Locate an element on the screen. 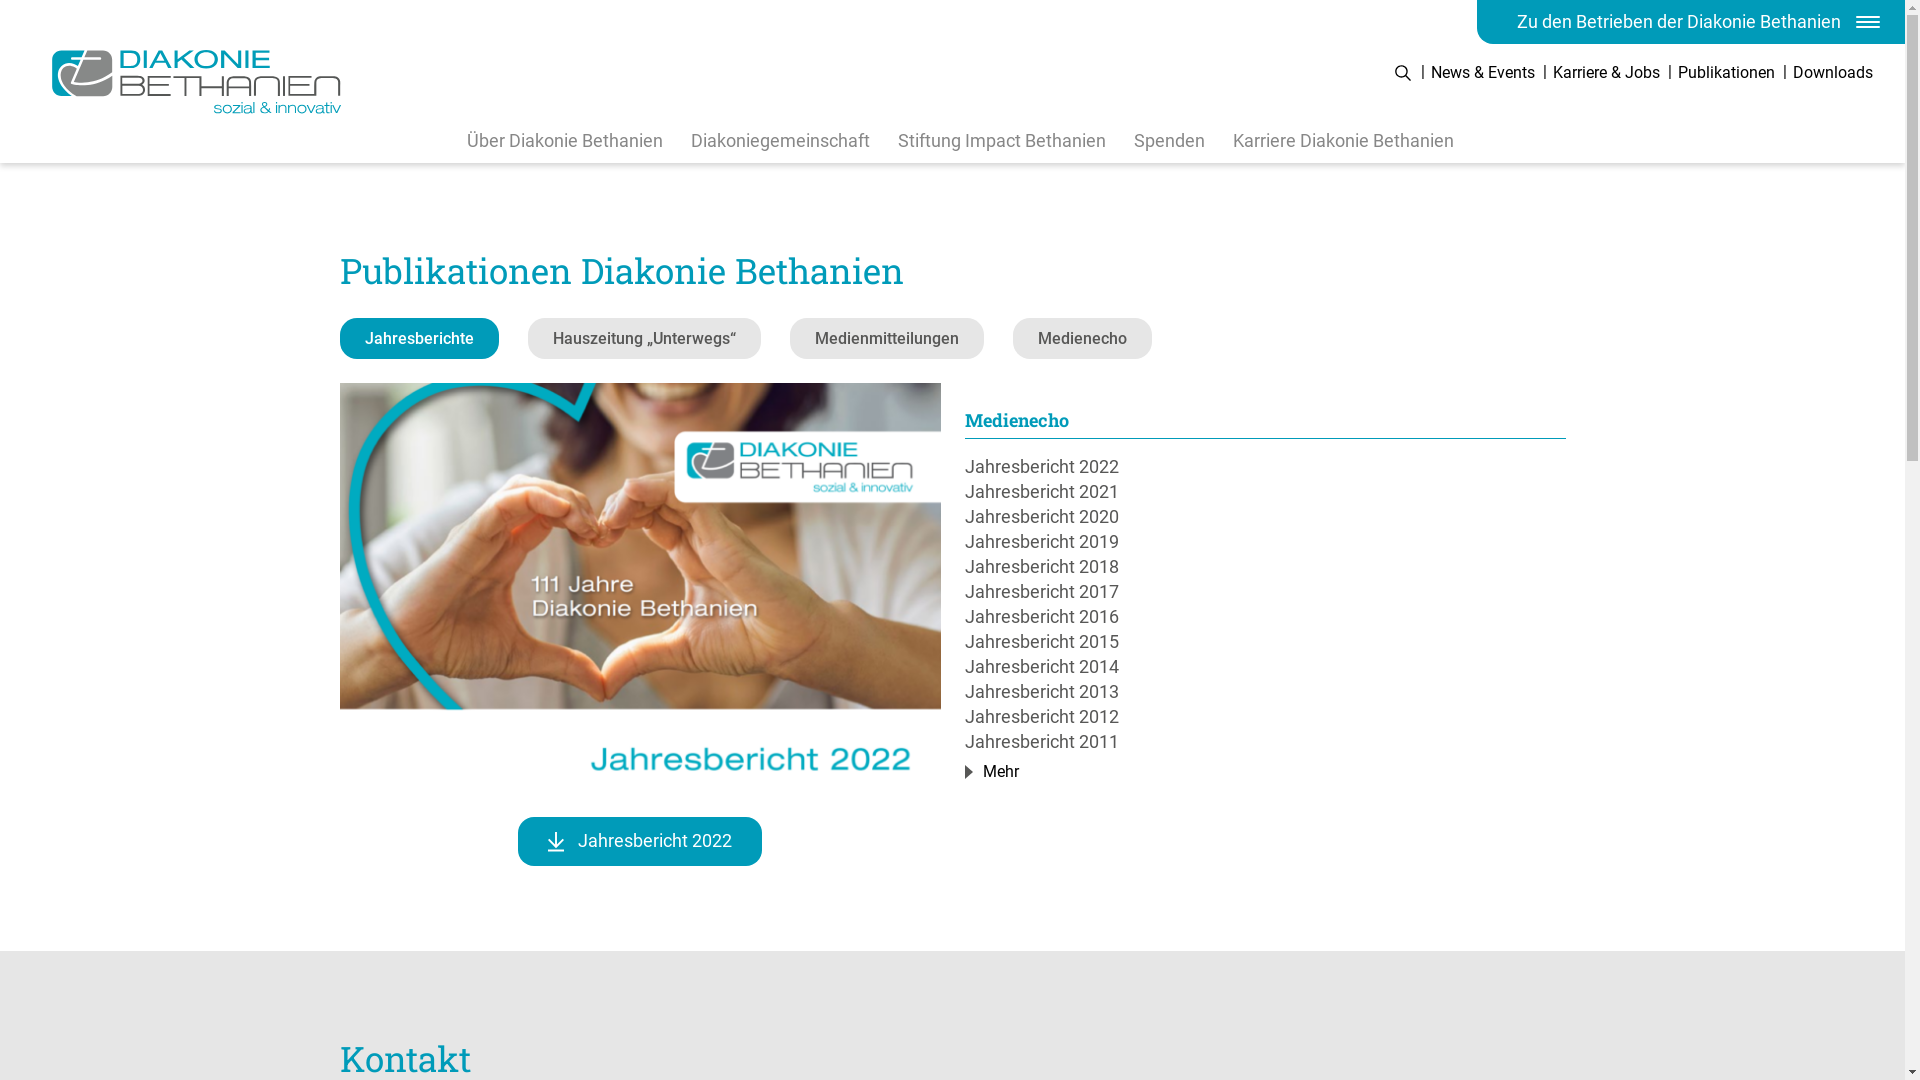 This screenshot has height=1080, width=1920. 'Jahresbericht 2016' is located at coordinates (1263, 615).